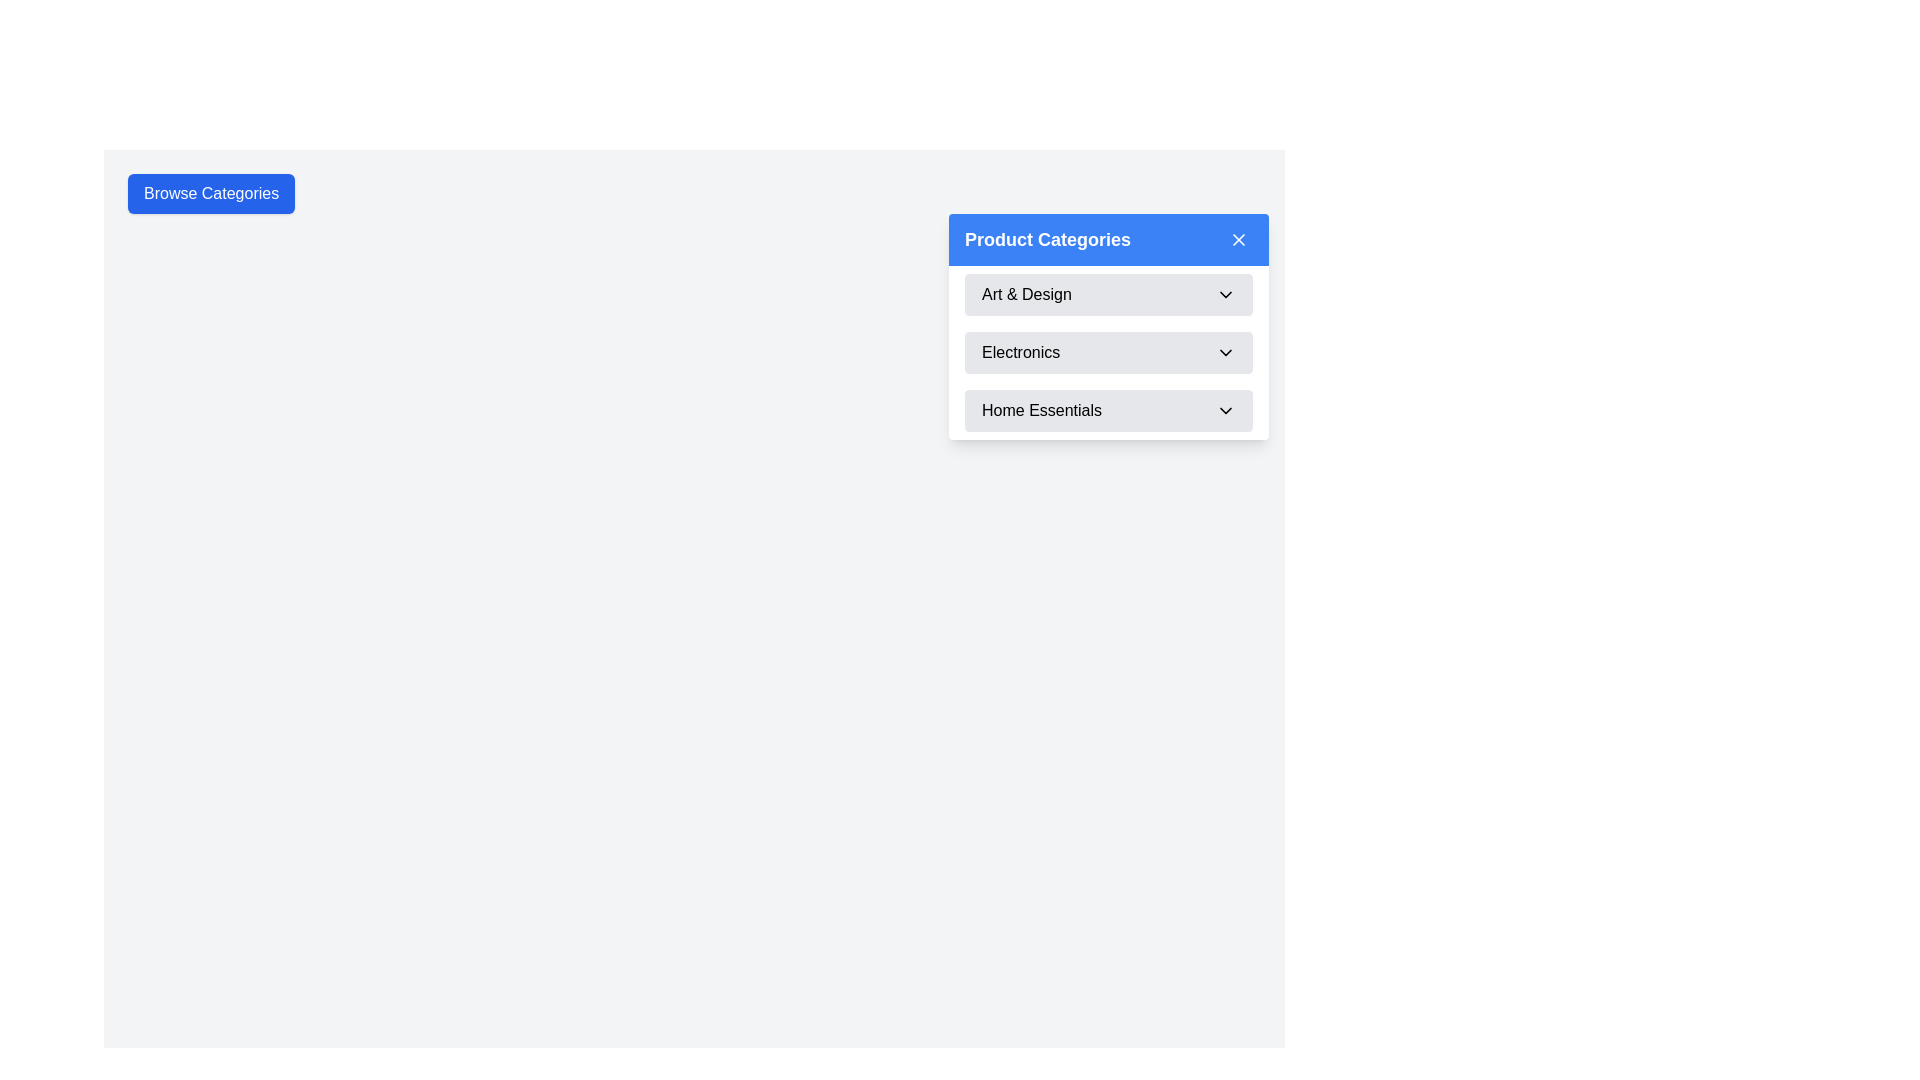 This screenshot has width=1920, height=1080. Describe the element at coordinates (1107, 352) in the screenshot. I see `the 'Electronics' entry` at that location.